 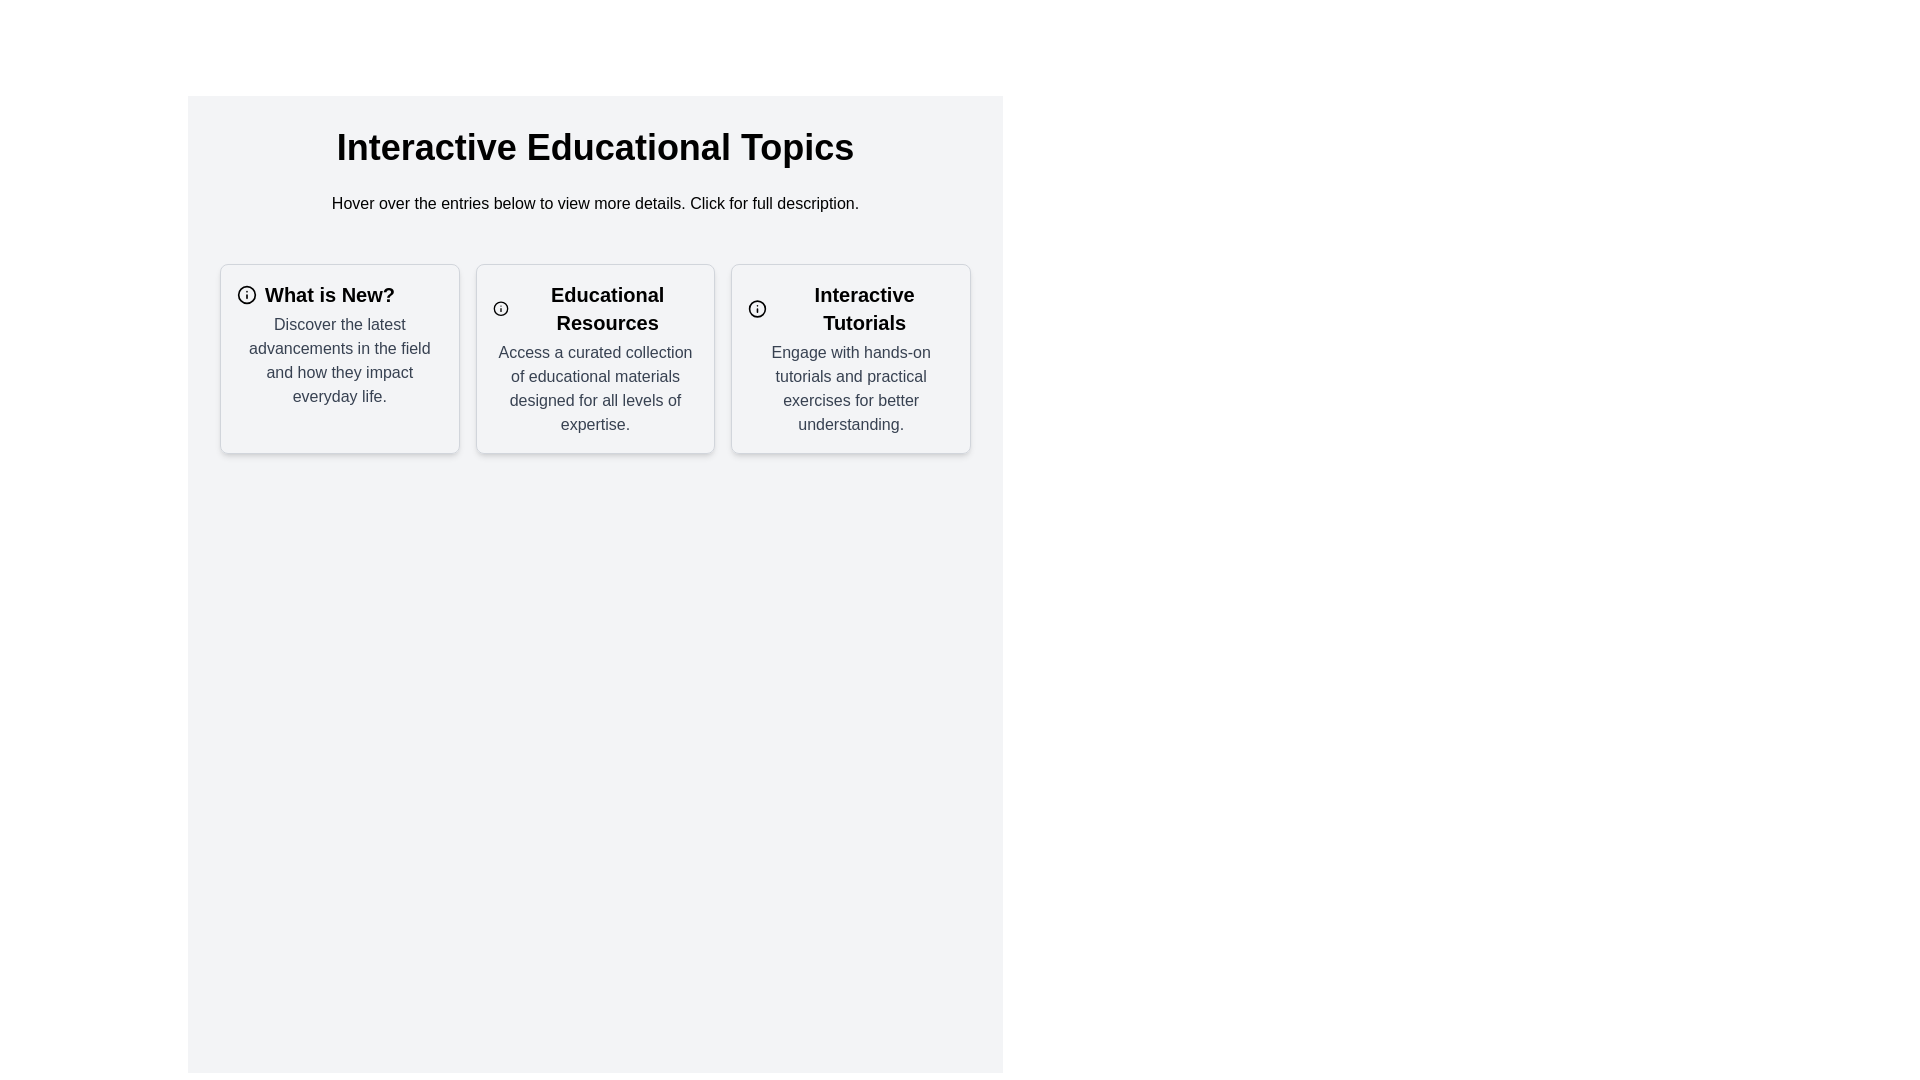 What do you see at coordinates (594, 204) in the screenshot?
I see `instructional banner text located beneath the heading 'Interactive Educational Topics', which states 'Hover over the entries below to view more details. Click for full description.'` at bounding box center [594, 204].